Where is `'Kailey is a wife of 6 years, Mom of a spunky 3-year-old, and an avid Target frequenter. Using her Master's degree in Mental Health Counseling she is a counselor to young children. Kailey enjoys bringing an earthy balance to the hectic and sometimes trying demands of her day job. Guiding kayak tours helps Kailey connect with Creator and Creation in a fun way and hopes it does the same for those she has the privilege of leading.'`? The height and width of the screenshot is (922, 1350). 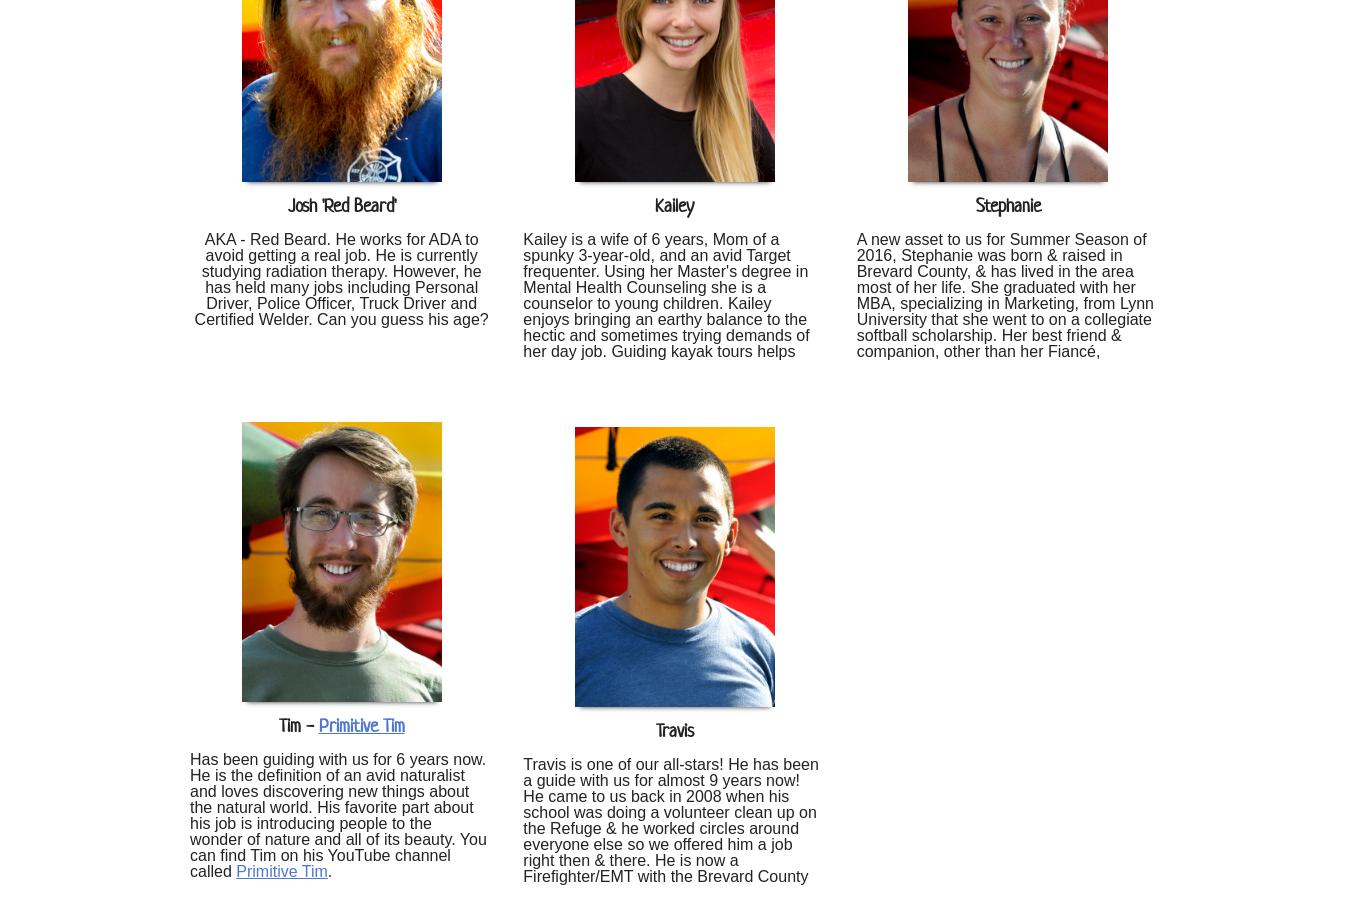
'Kailey is a wife of 6 years, Mom of a spunky 3-year-old, and an avid Target frequenter. Using her Master's degree in Mental Health Counseling she is a counselor to young children. Kailey enjoys bringing an earthy balance to the hectic and sometimes trying demands of her day job. Guiding kayak tours helps Kailey connect with Creator and Creation in a fun way and hopes it does the same for those she has the privilege of leading.' is located at coordinates (669, 317).